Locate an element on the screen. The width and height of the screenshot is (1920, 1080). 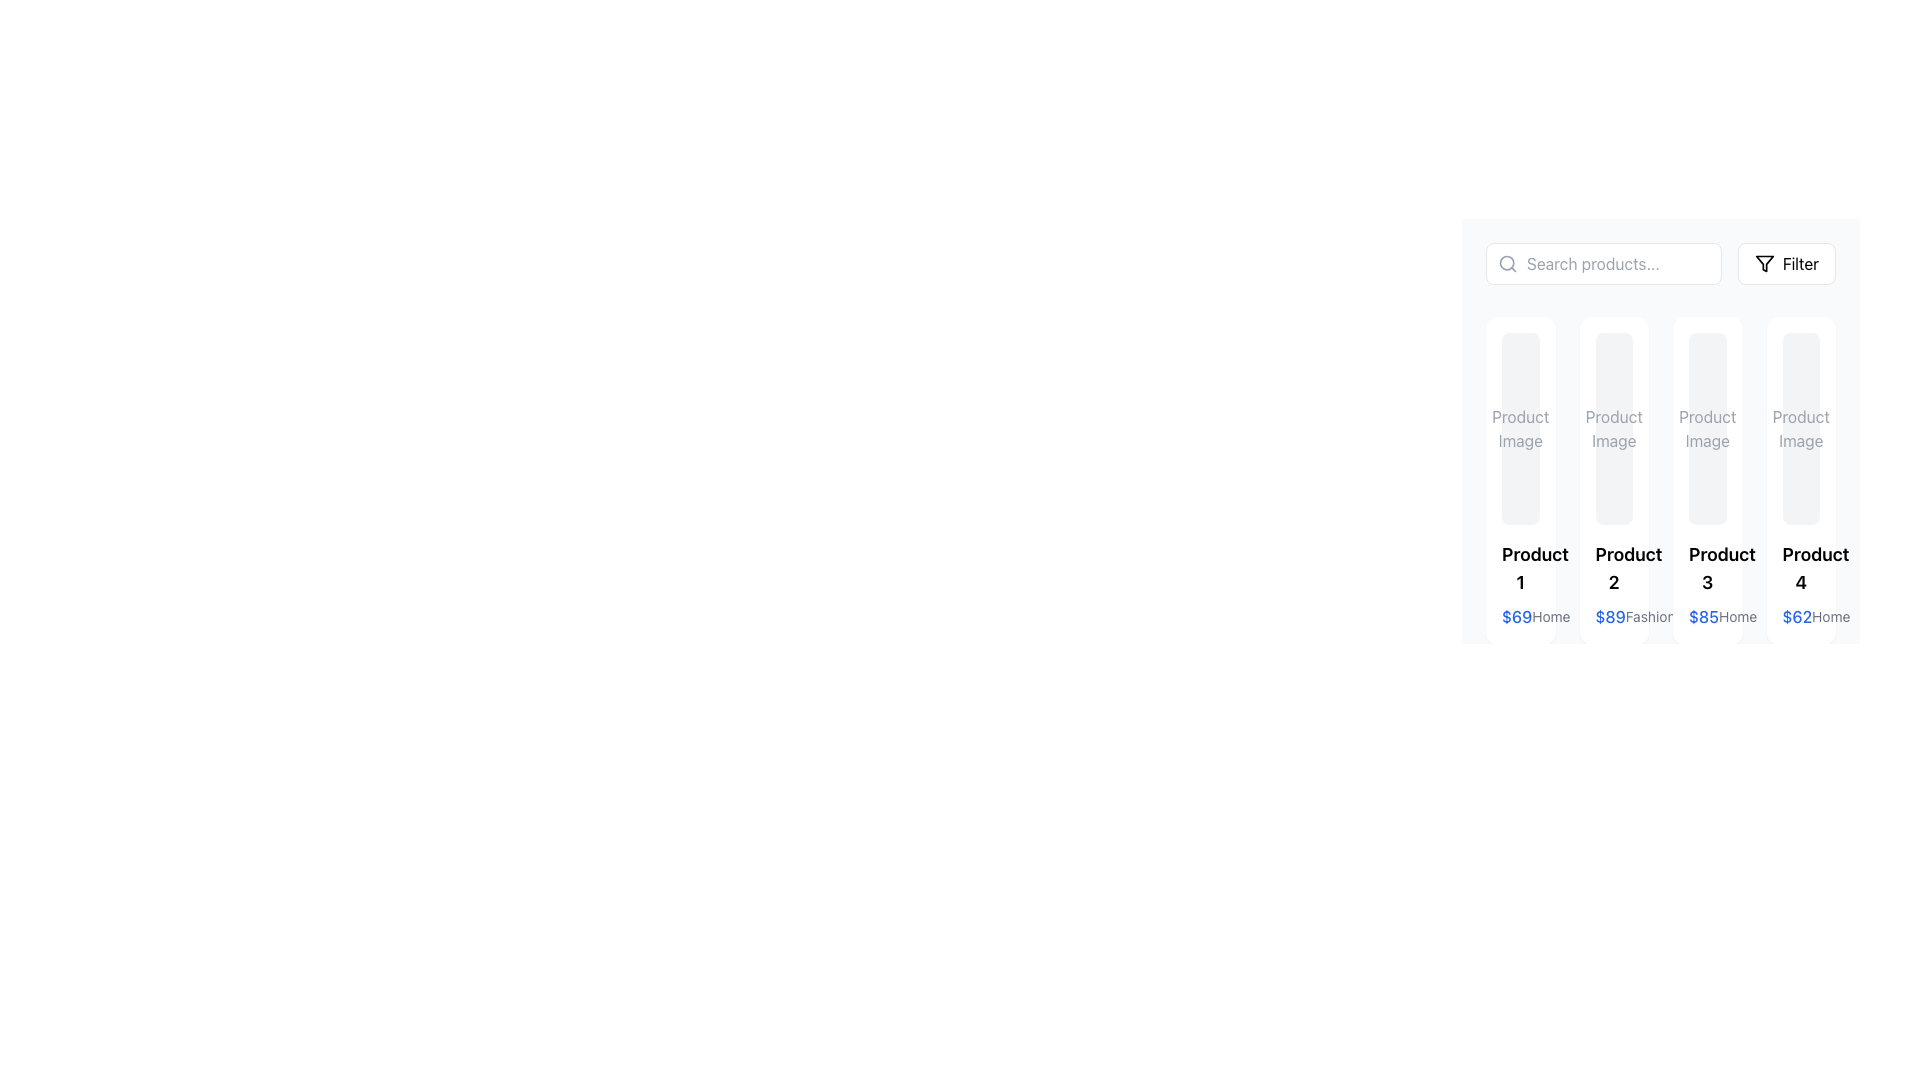
the text label that serves as a category or tag descriptor for the product, located to the right of the price '$62' in the product information section of 'Product 4' is located at coordinates (1831, 616).